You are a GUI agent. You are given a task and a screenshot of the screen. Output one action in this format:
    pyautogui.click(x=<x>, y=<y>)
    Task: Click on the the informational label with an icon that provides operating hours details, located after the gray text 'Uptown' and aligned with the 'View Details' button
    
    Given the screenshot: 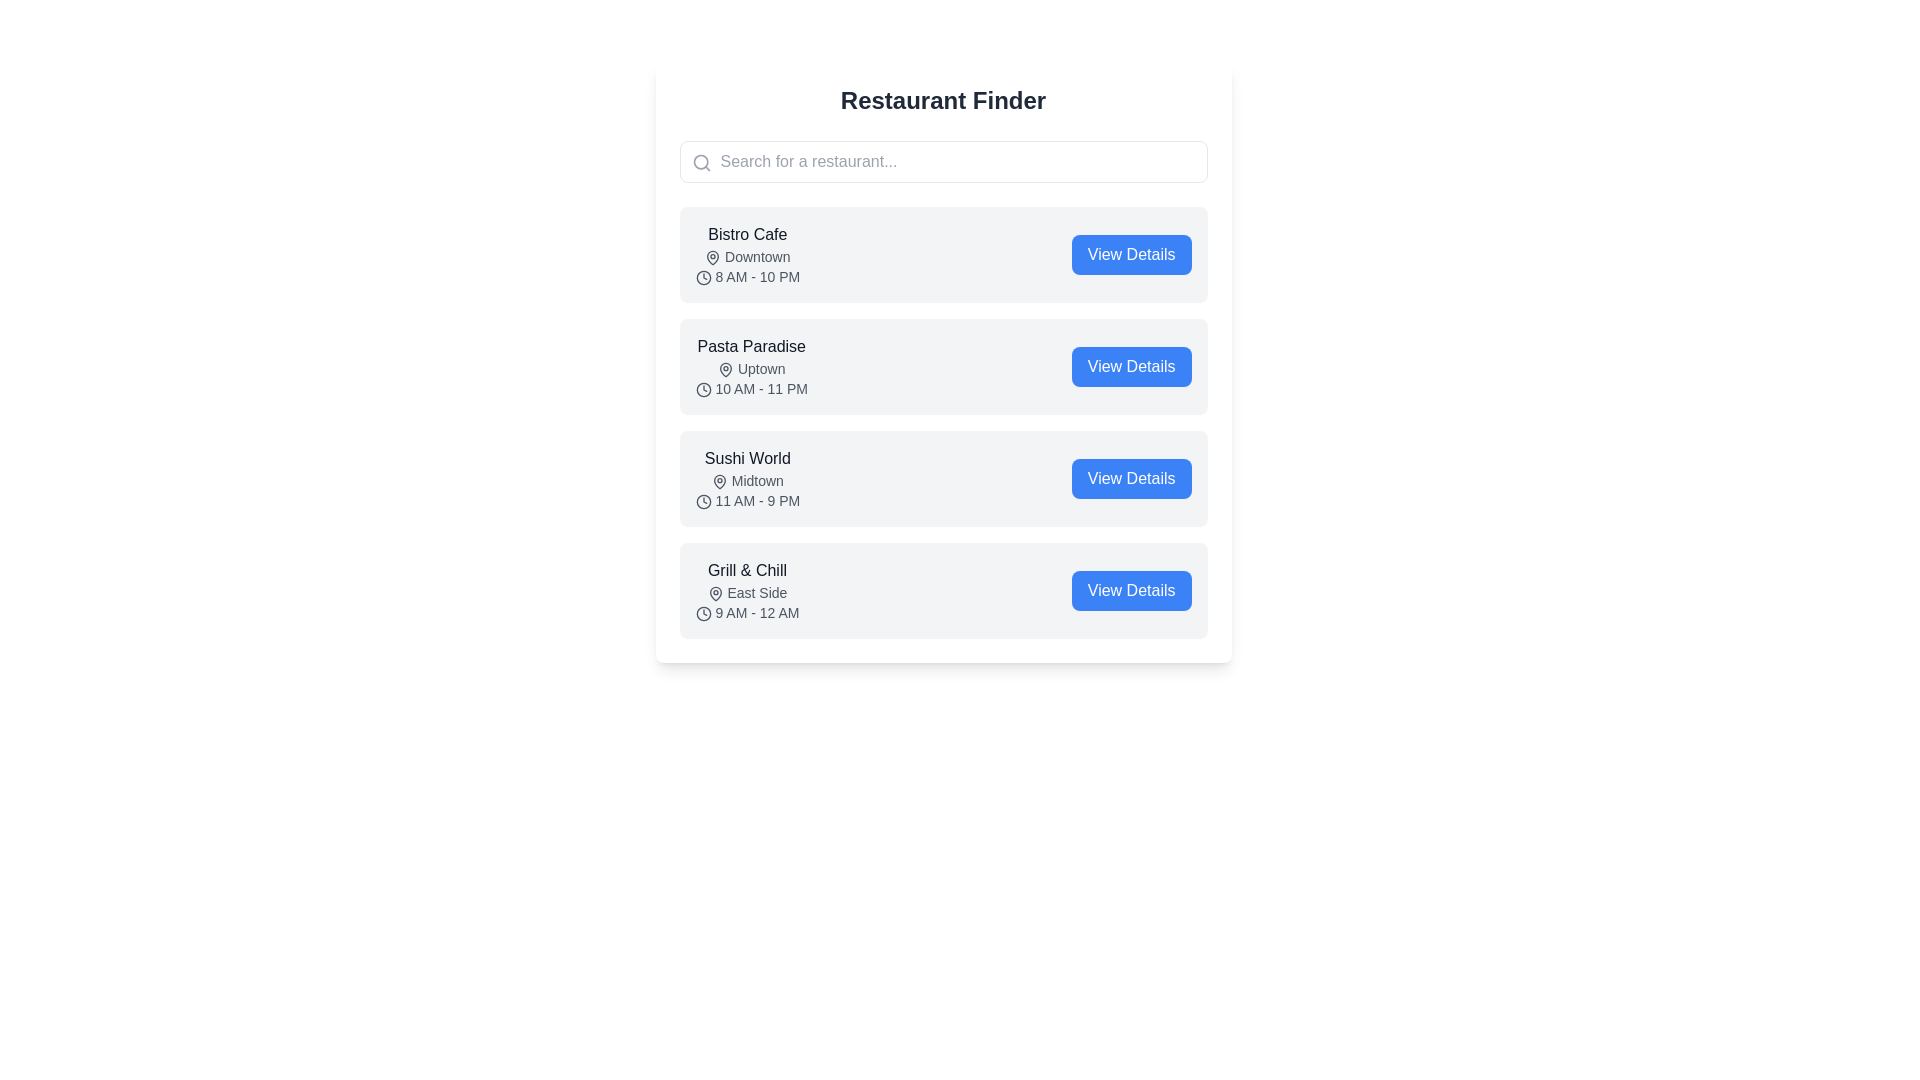 What is the action you would take?
    pyautogui.click(x=750, y=389)
    